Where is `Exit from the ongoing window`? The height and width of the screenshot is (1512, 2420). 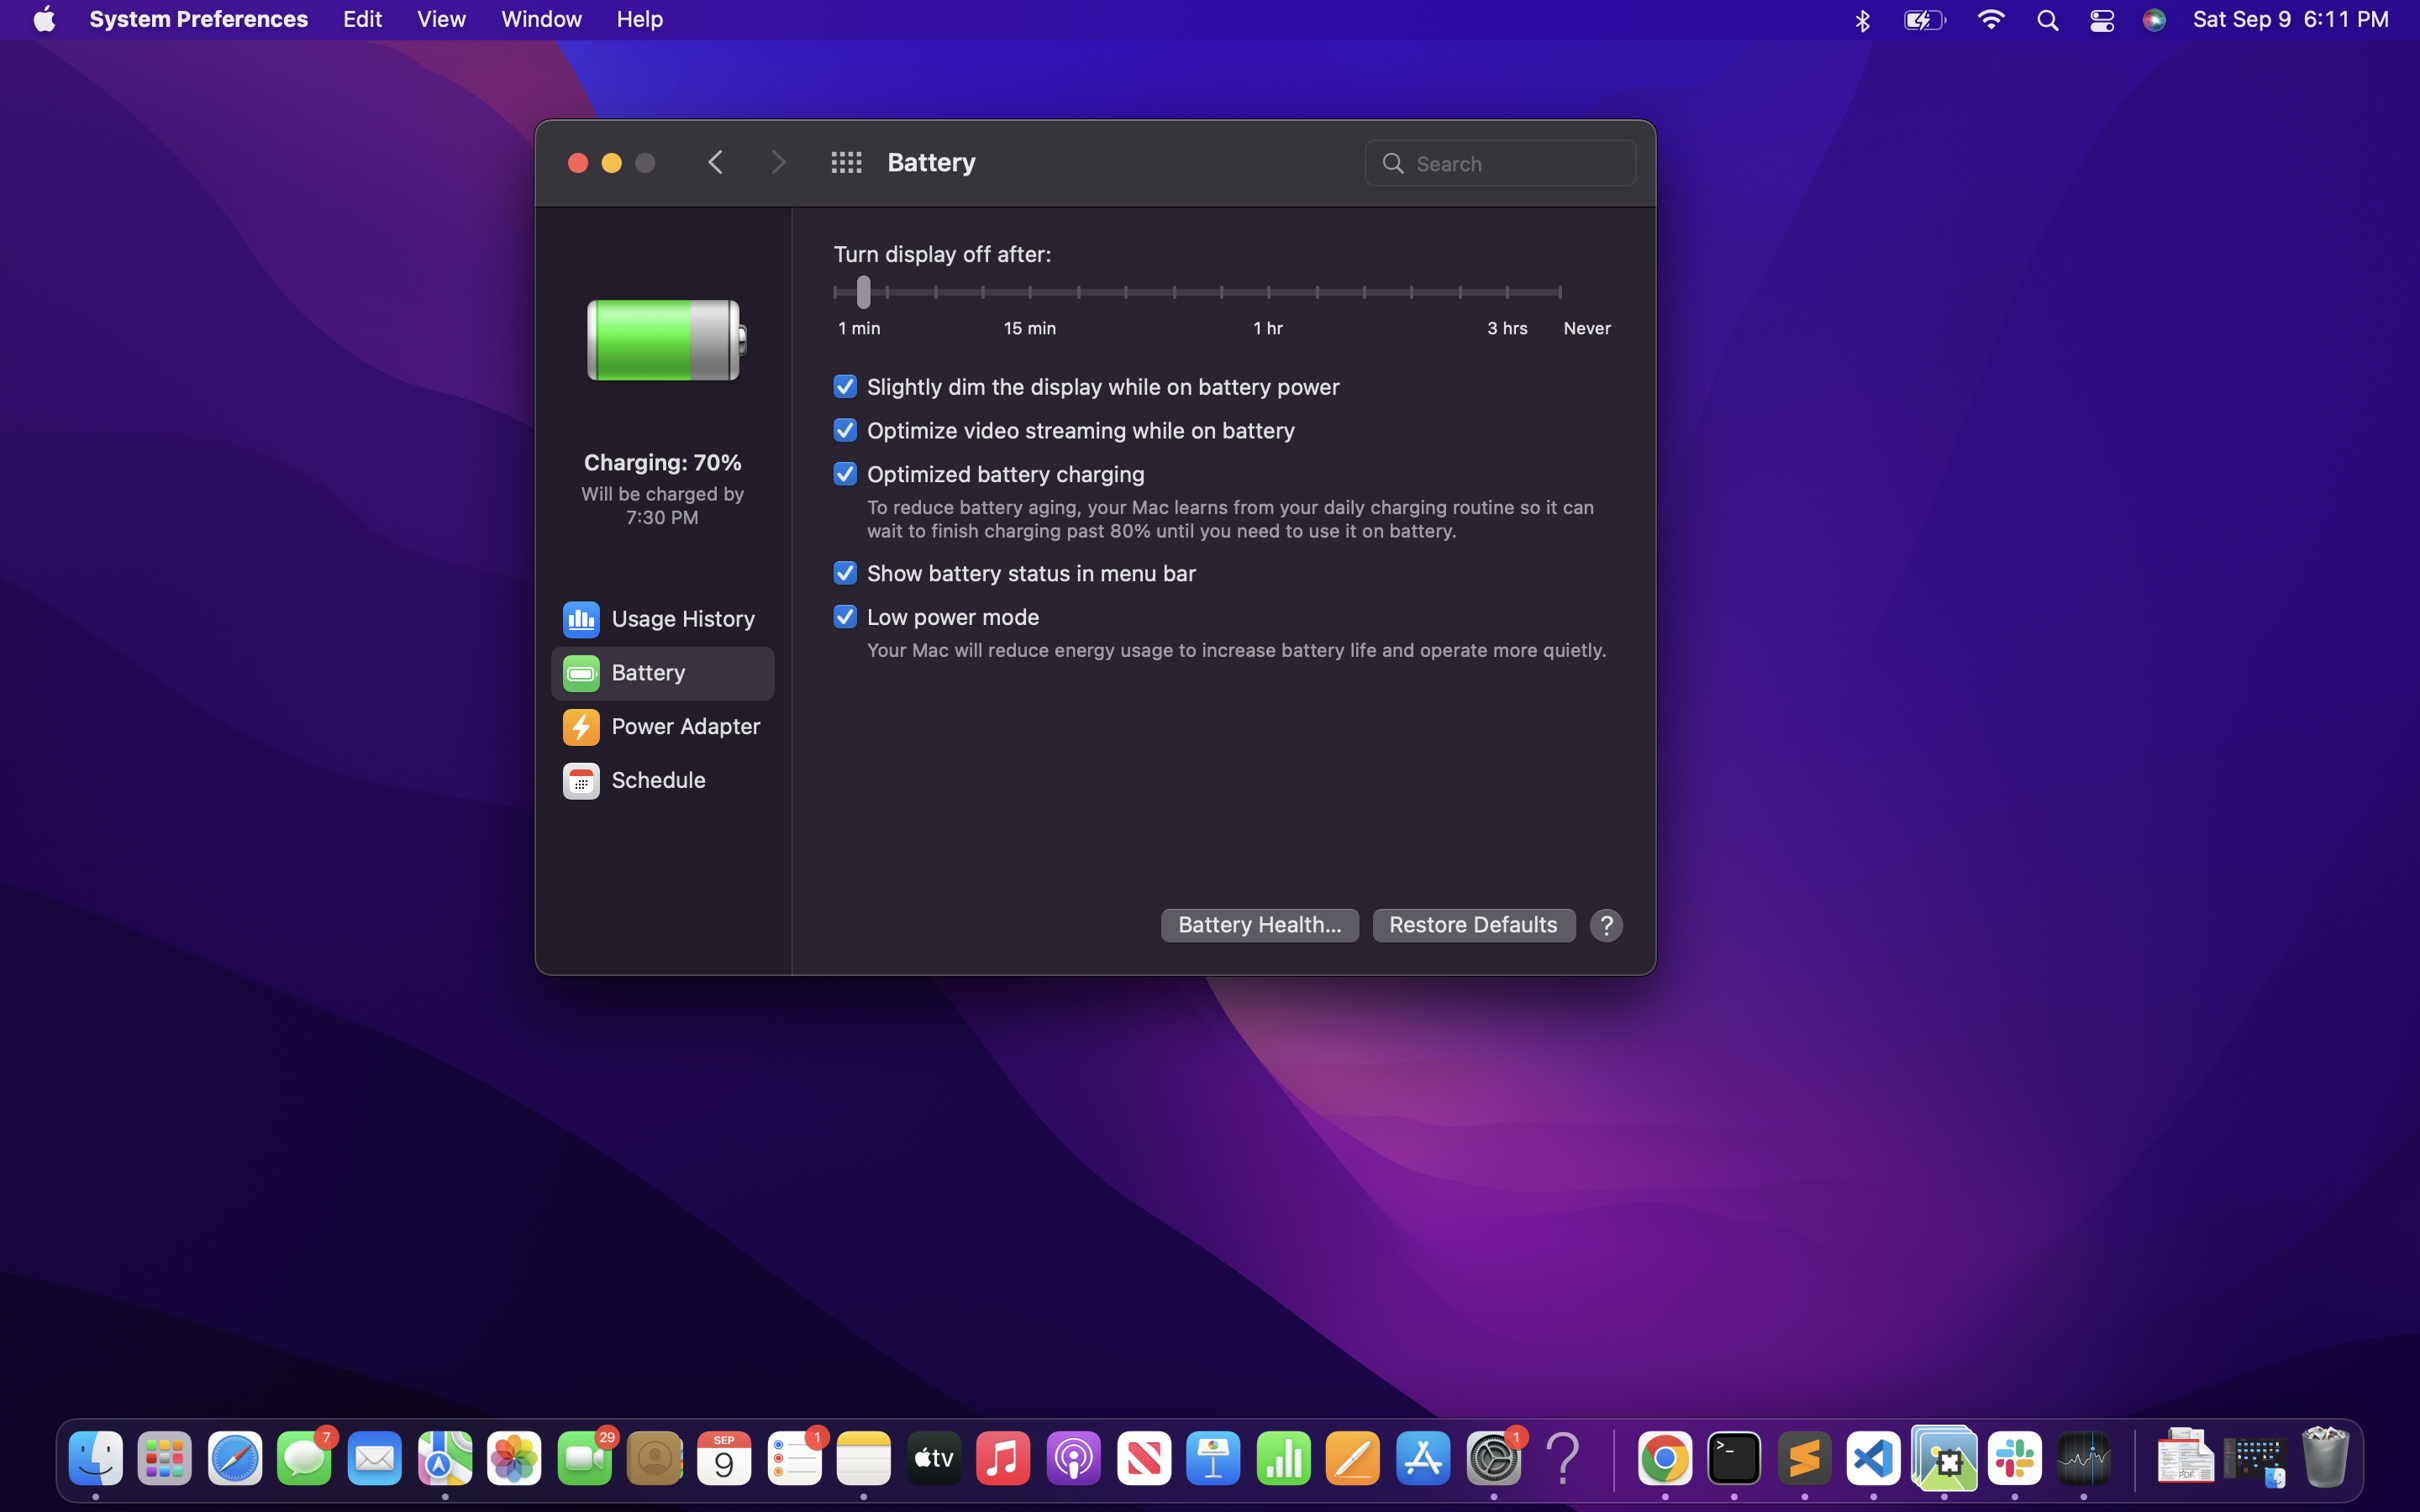 Exit from the ongoing window is located at coordinates (577, 160).